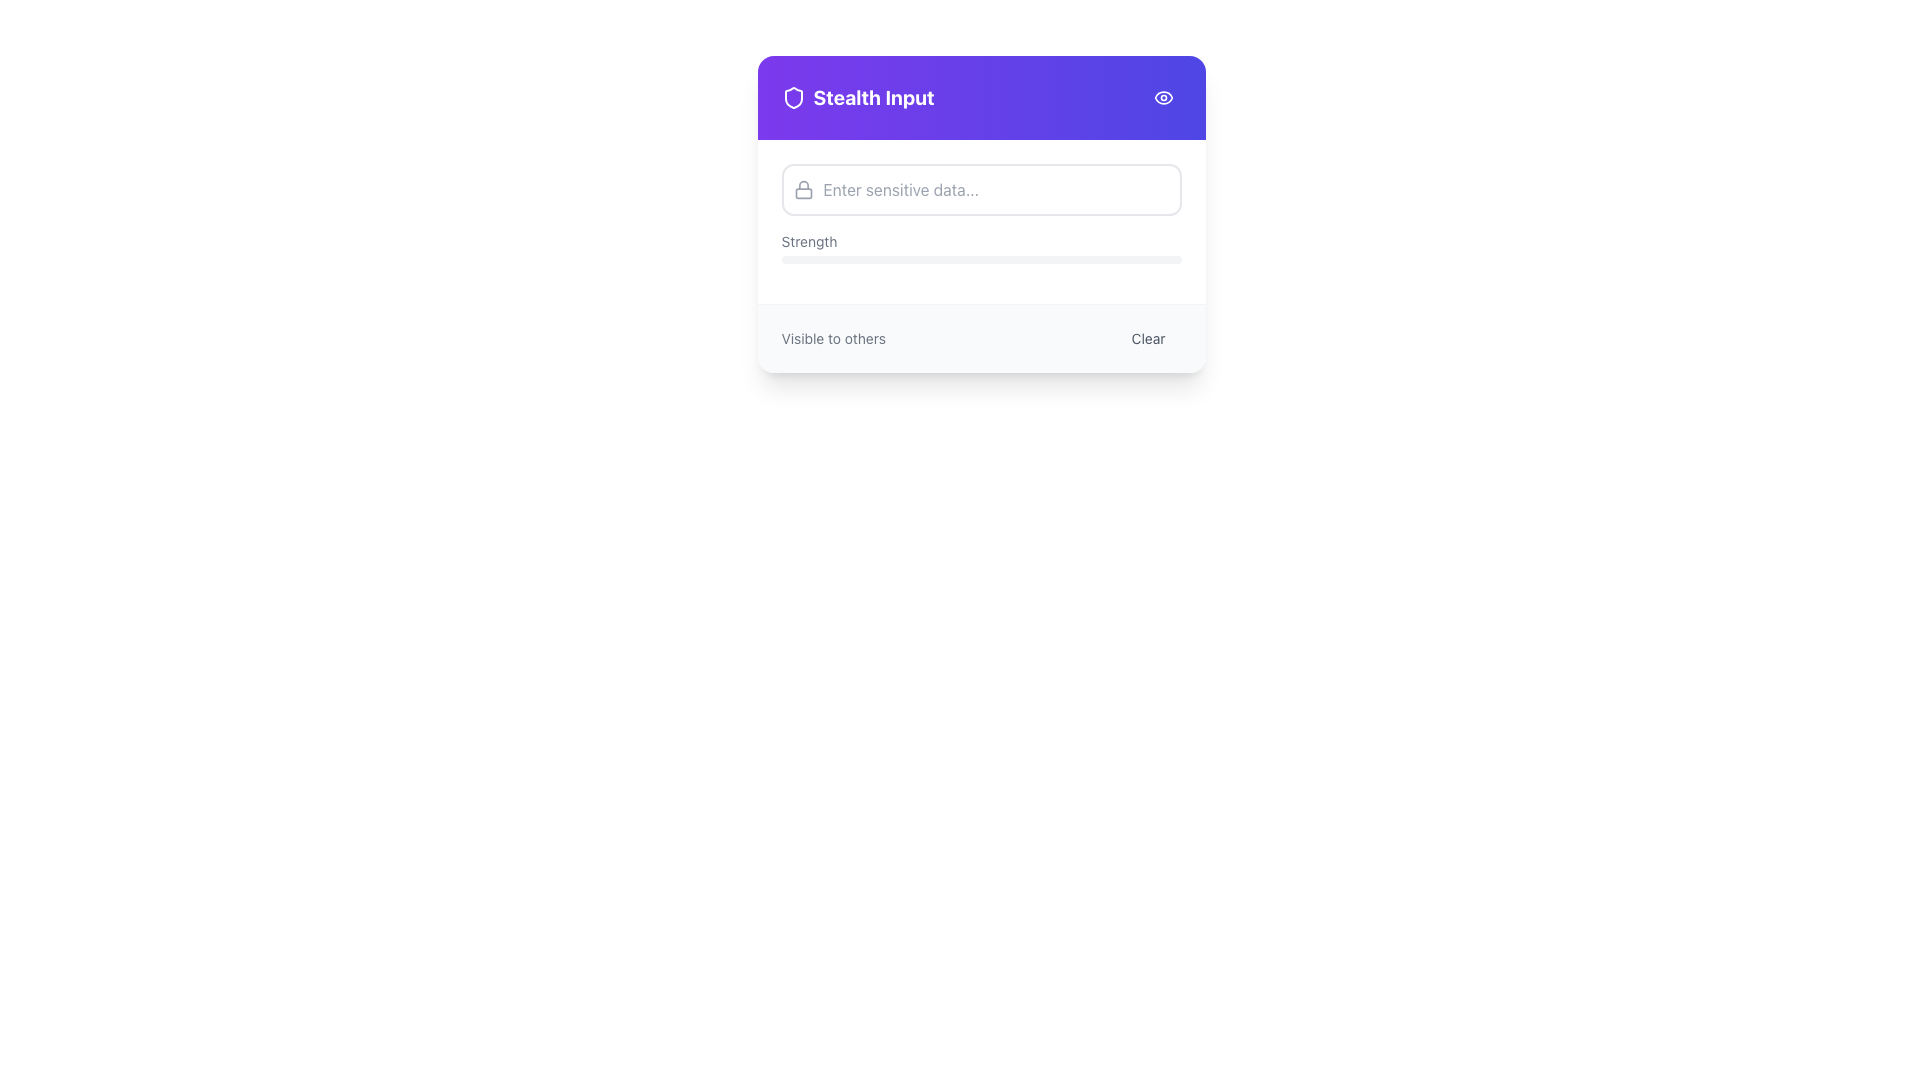 The image size is (1920, 1080). Describe the element at coordinates (1163, 97) in the screenshot. I see `the eye icon button on the far-right side of the 'Stealth Input' header bar` at that location.